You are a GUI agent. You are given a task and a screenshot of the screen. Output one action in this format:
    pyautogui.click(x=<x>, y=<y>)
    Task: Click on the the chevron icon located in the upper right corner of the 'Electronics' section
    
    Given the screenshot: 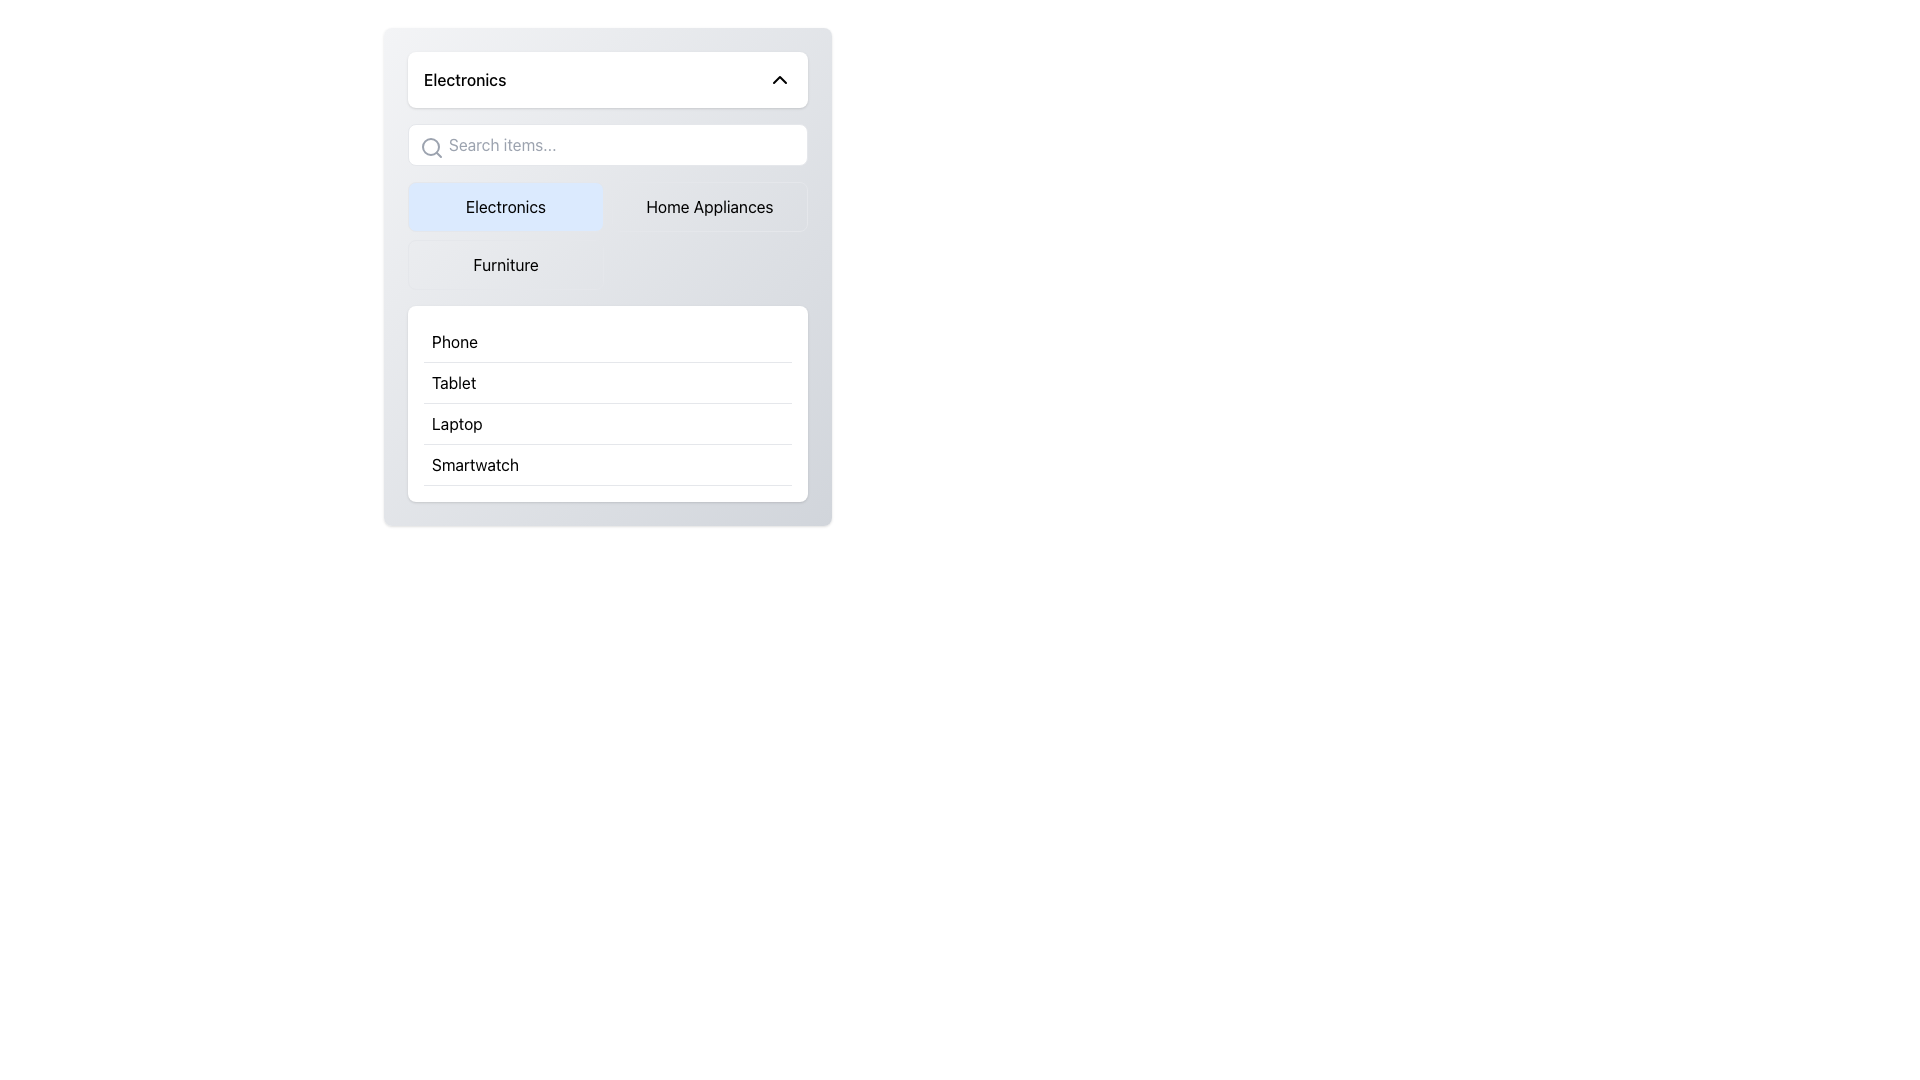 What is the action you would take?
    pyautogui.click(x=778, y=79)
    